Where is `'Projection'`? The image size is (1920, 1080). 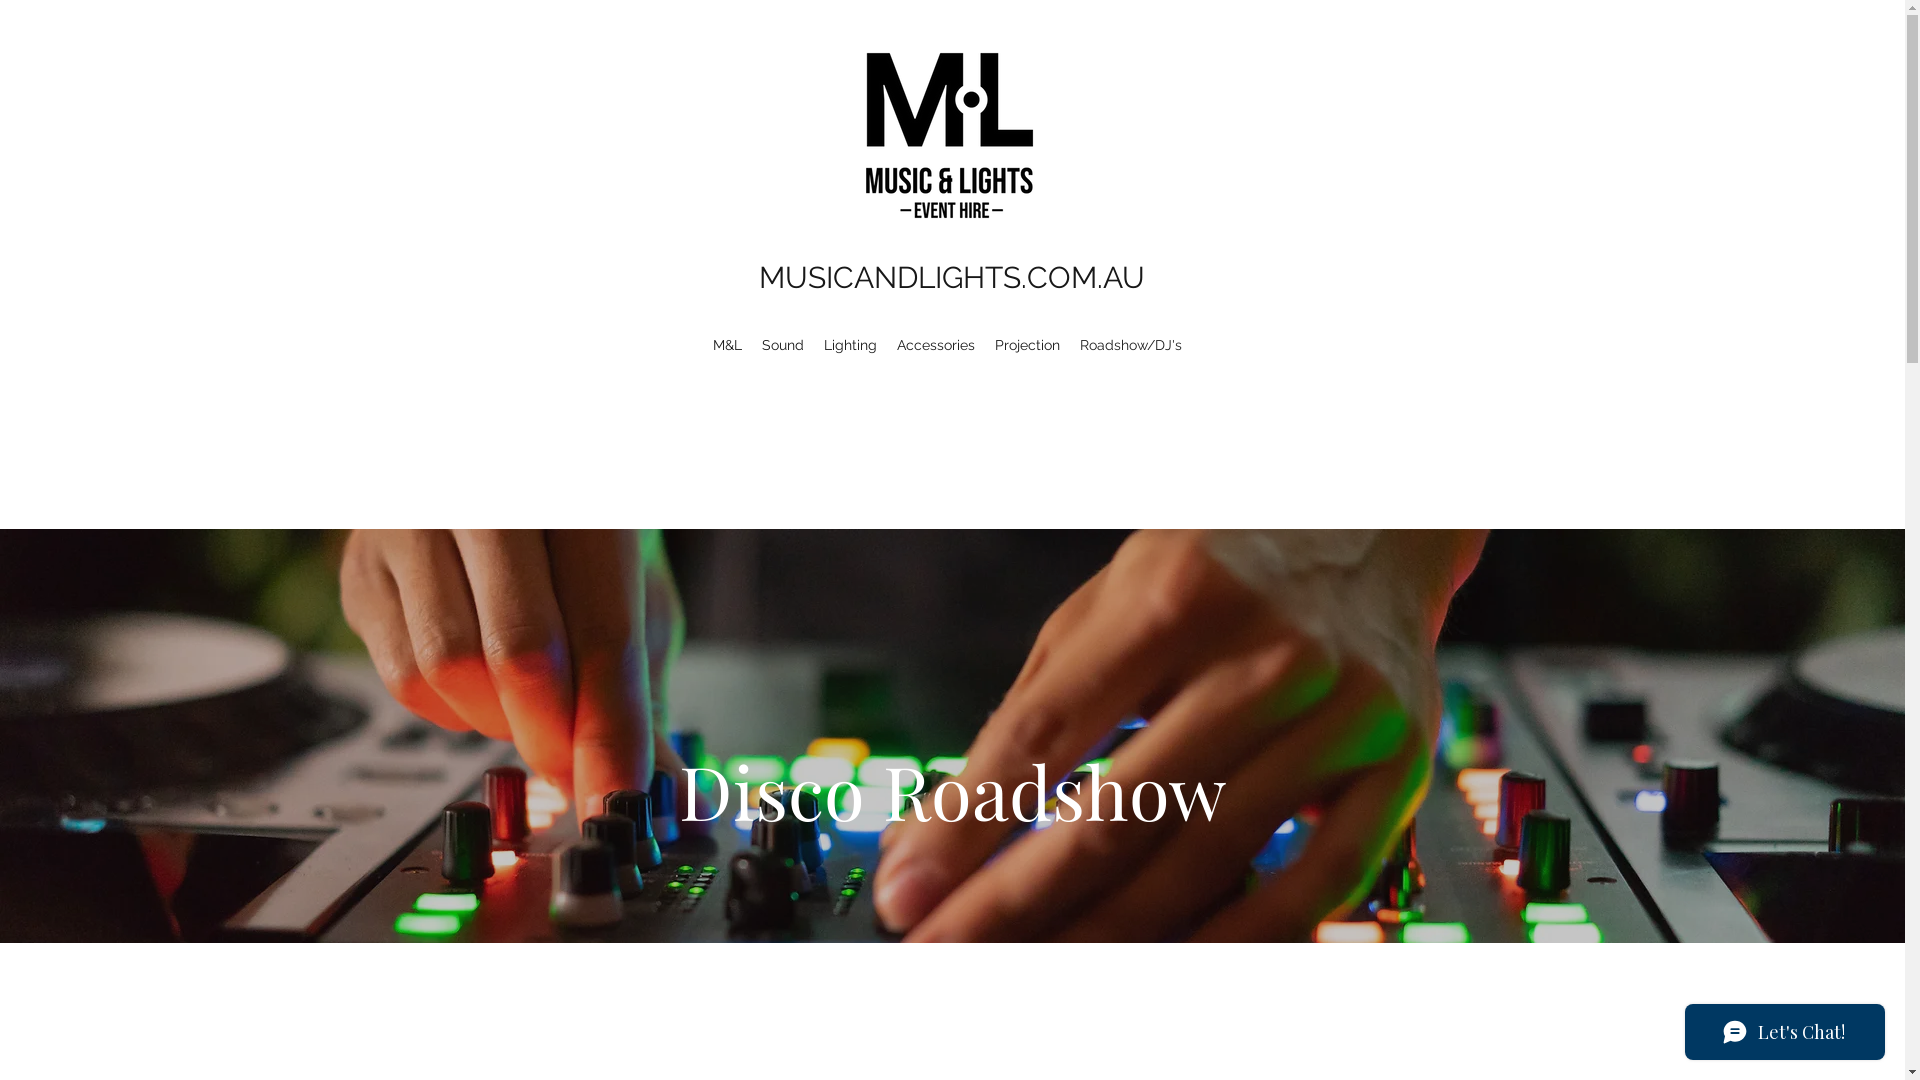
'Projection' is located at coordinates (984, 343).